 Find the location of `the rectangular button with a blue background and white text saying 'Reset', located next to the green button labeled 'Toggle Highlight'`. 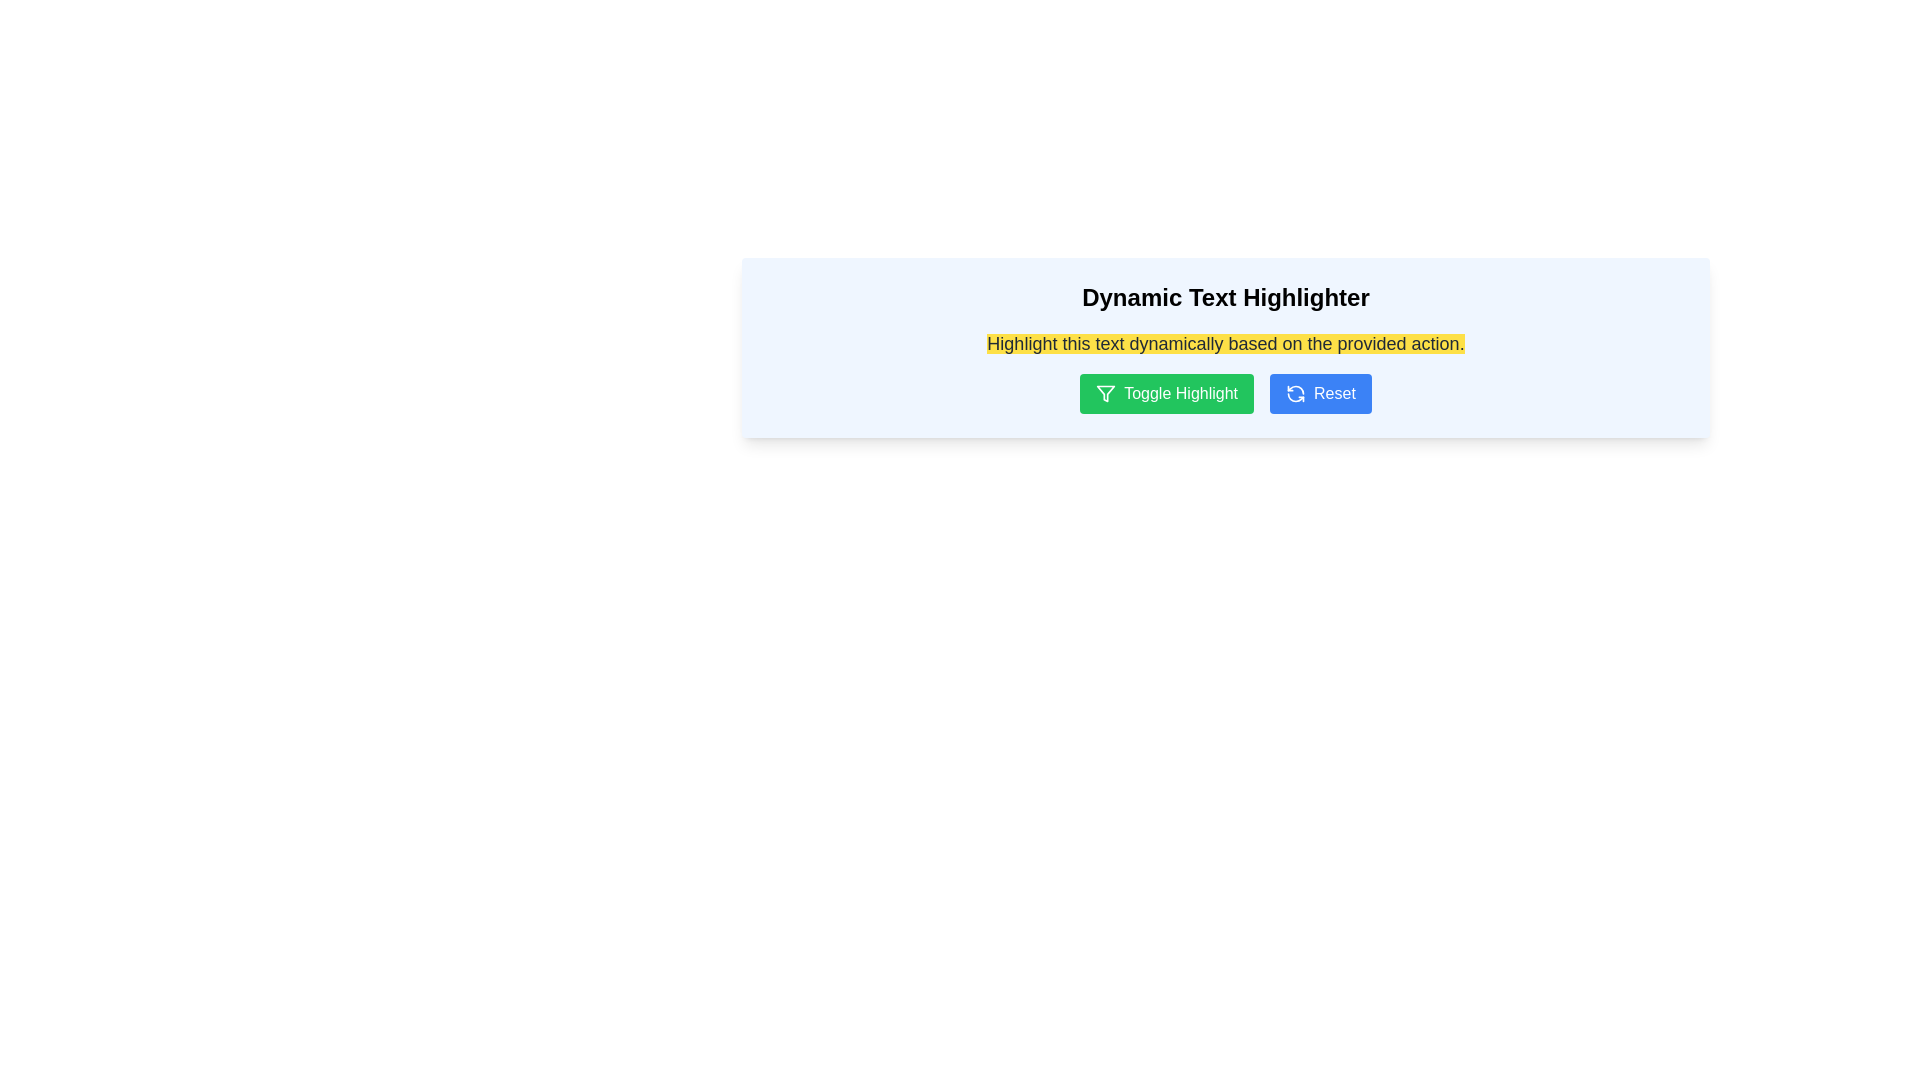

the rectangular button with a blue background and white text saying 'Reset', located next to the green button labeled 'Toggle Highlight' is located at coordinates (1320, 393).